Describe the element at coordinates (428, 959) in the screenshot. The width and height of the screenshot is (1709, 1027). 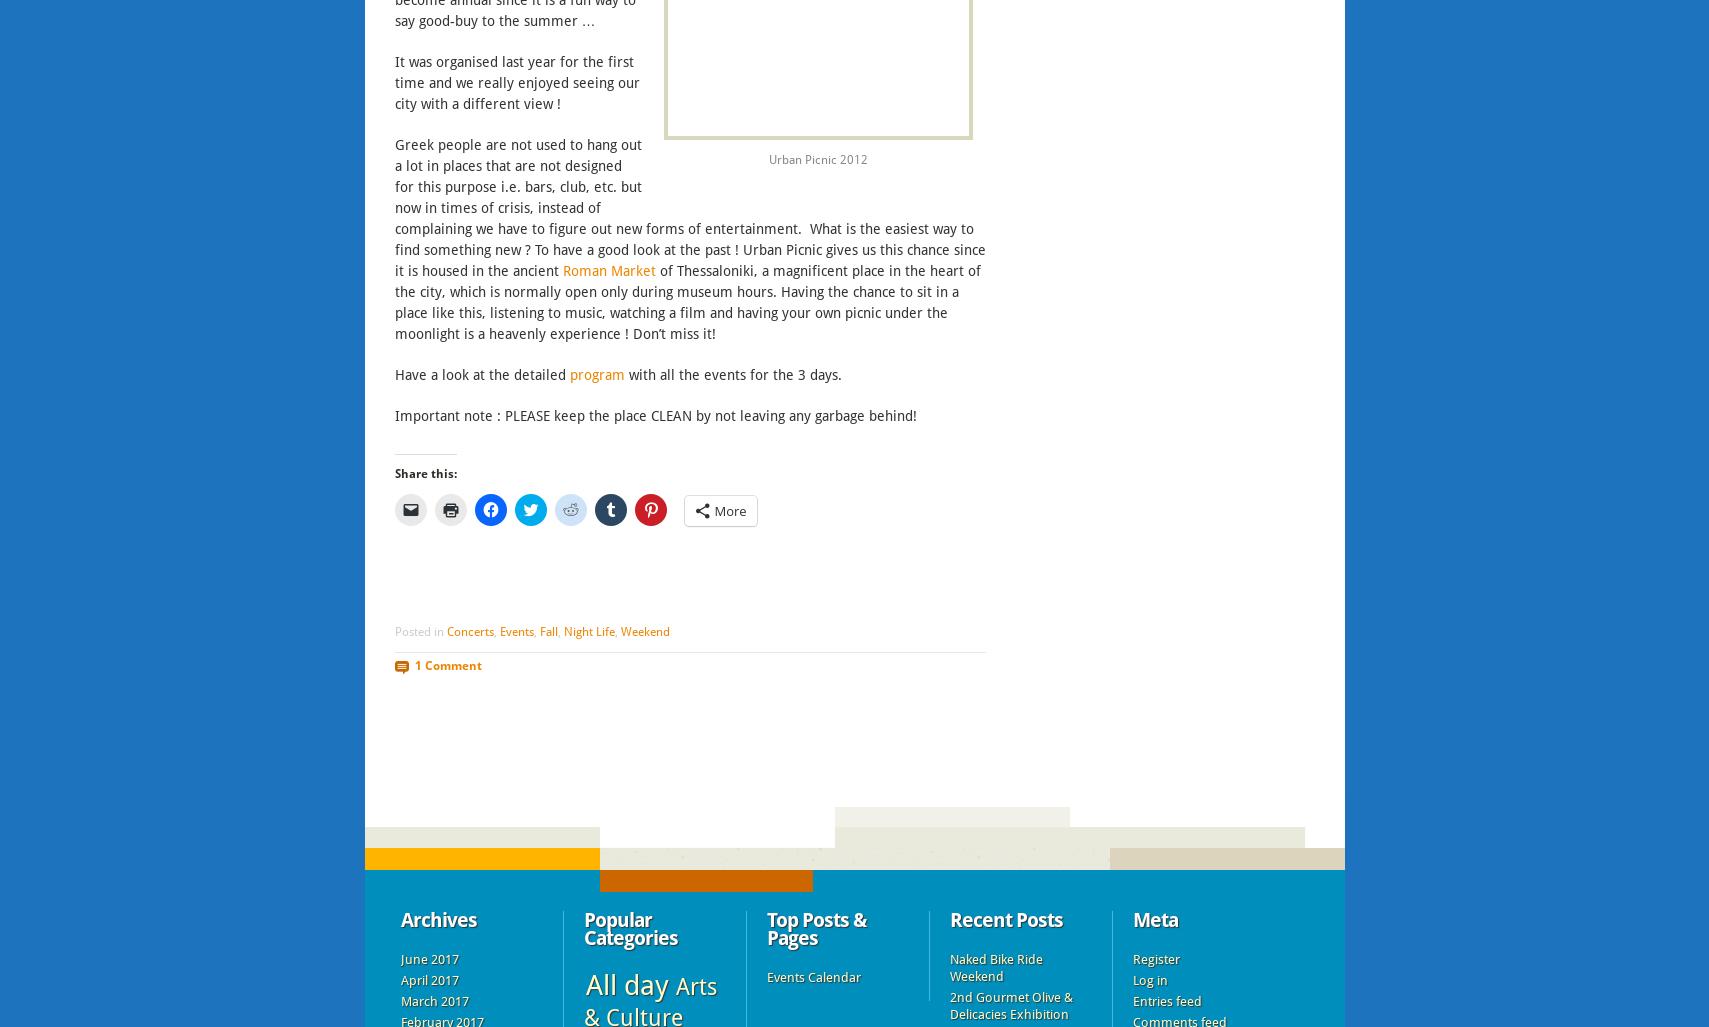
I see `'June 2017'` at that location.